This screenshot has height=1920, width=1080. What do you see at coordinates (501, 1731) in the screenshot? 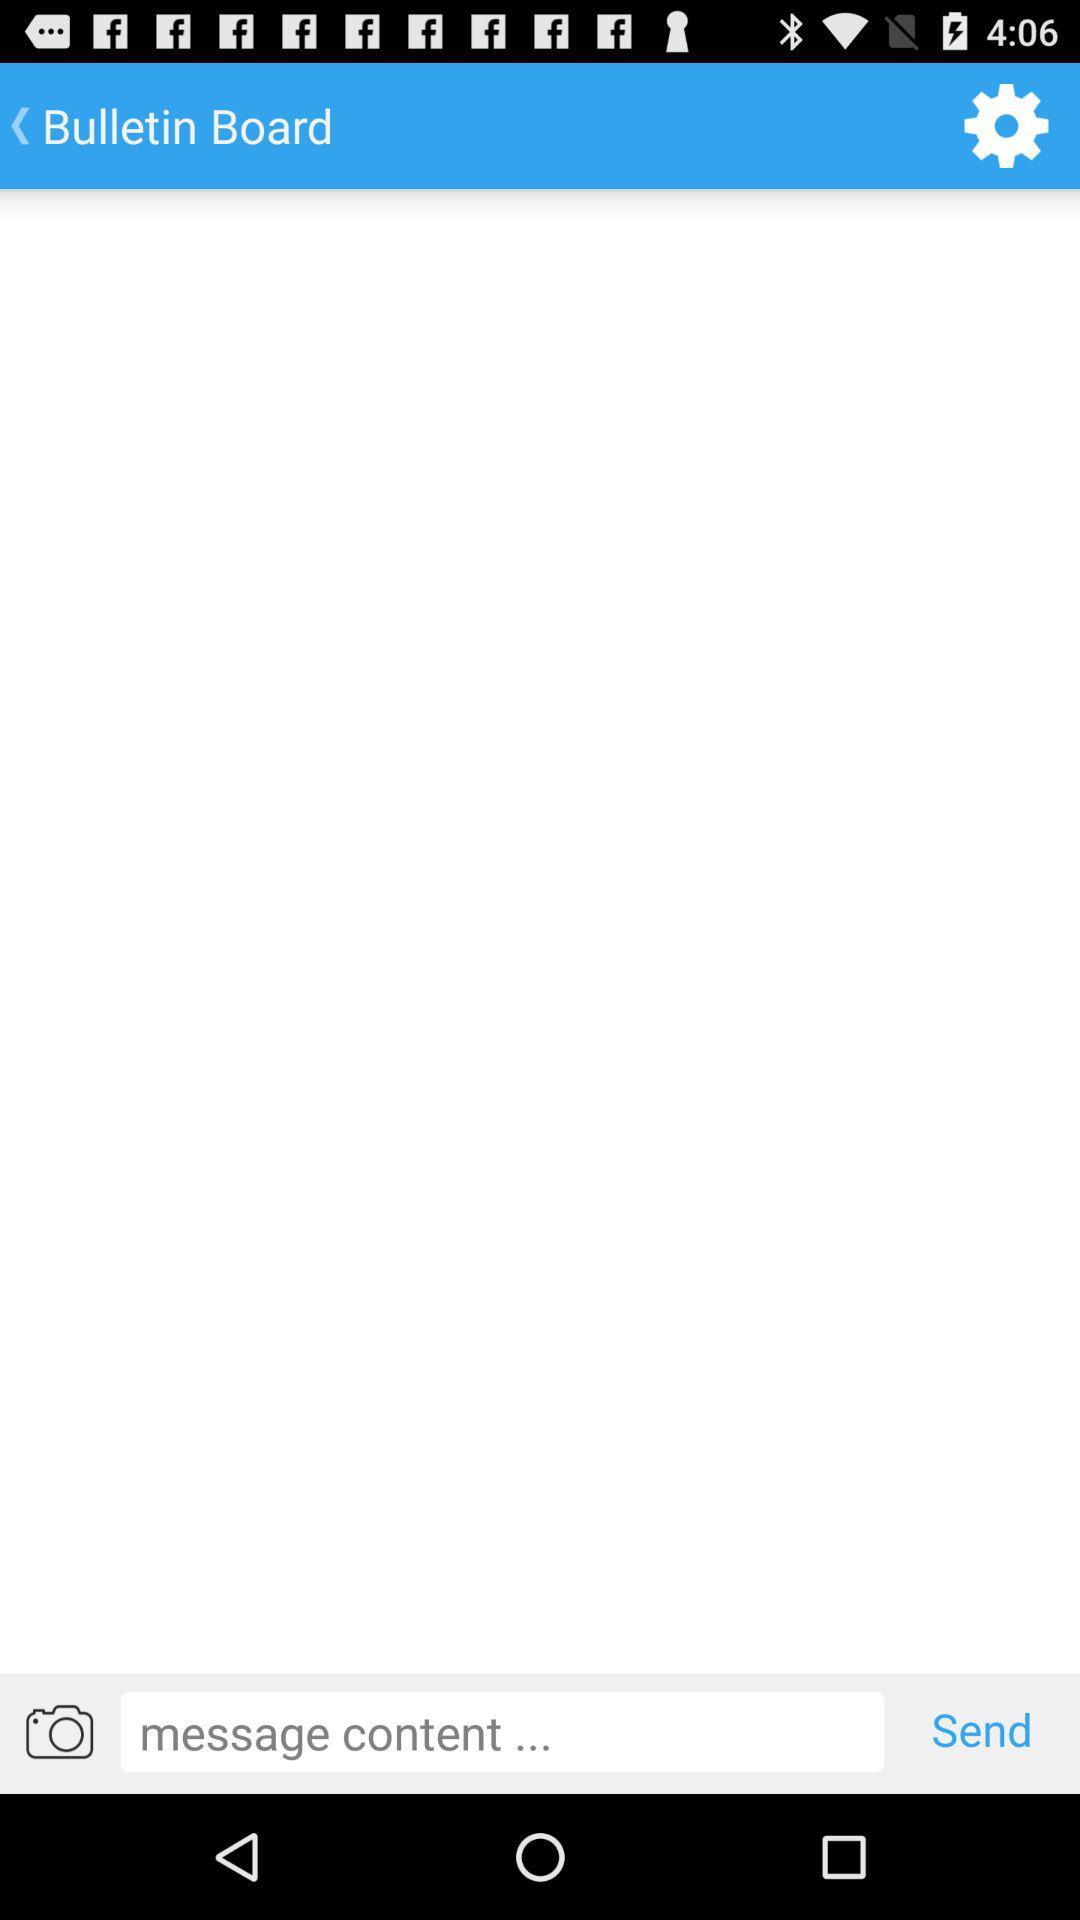
I see `write message` at bounding box center [501, 1731].